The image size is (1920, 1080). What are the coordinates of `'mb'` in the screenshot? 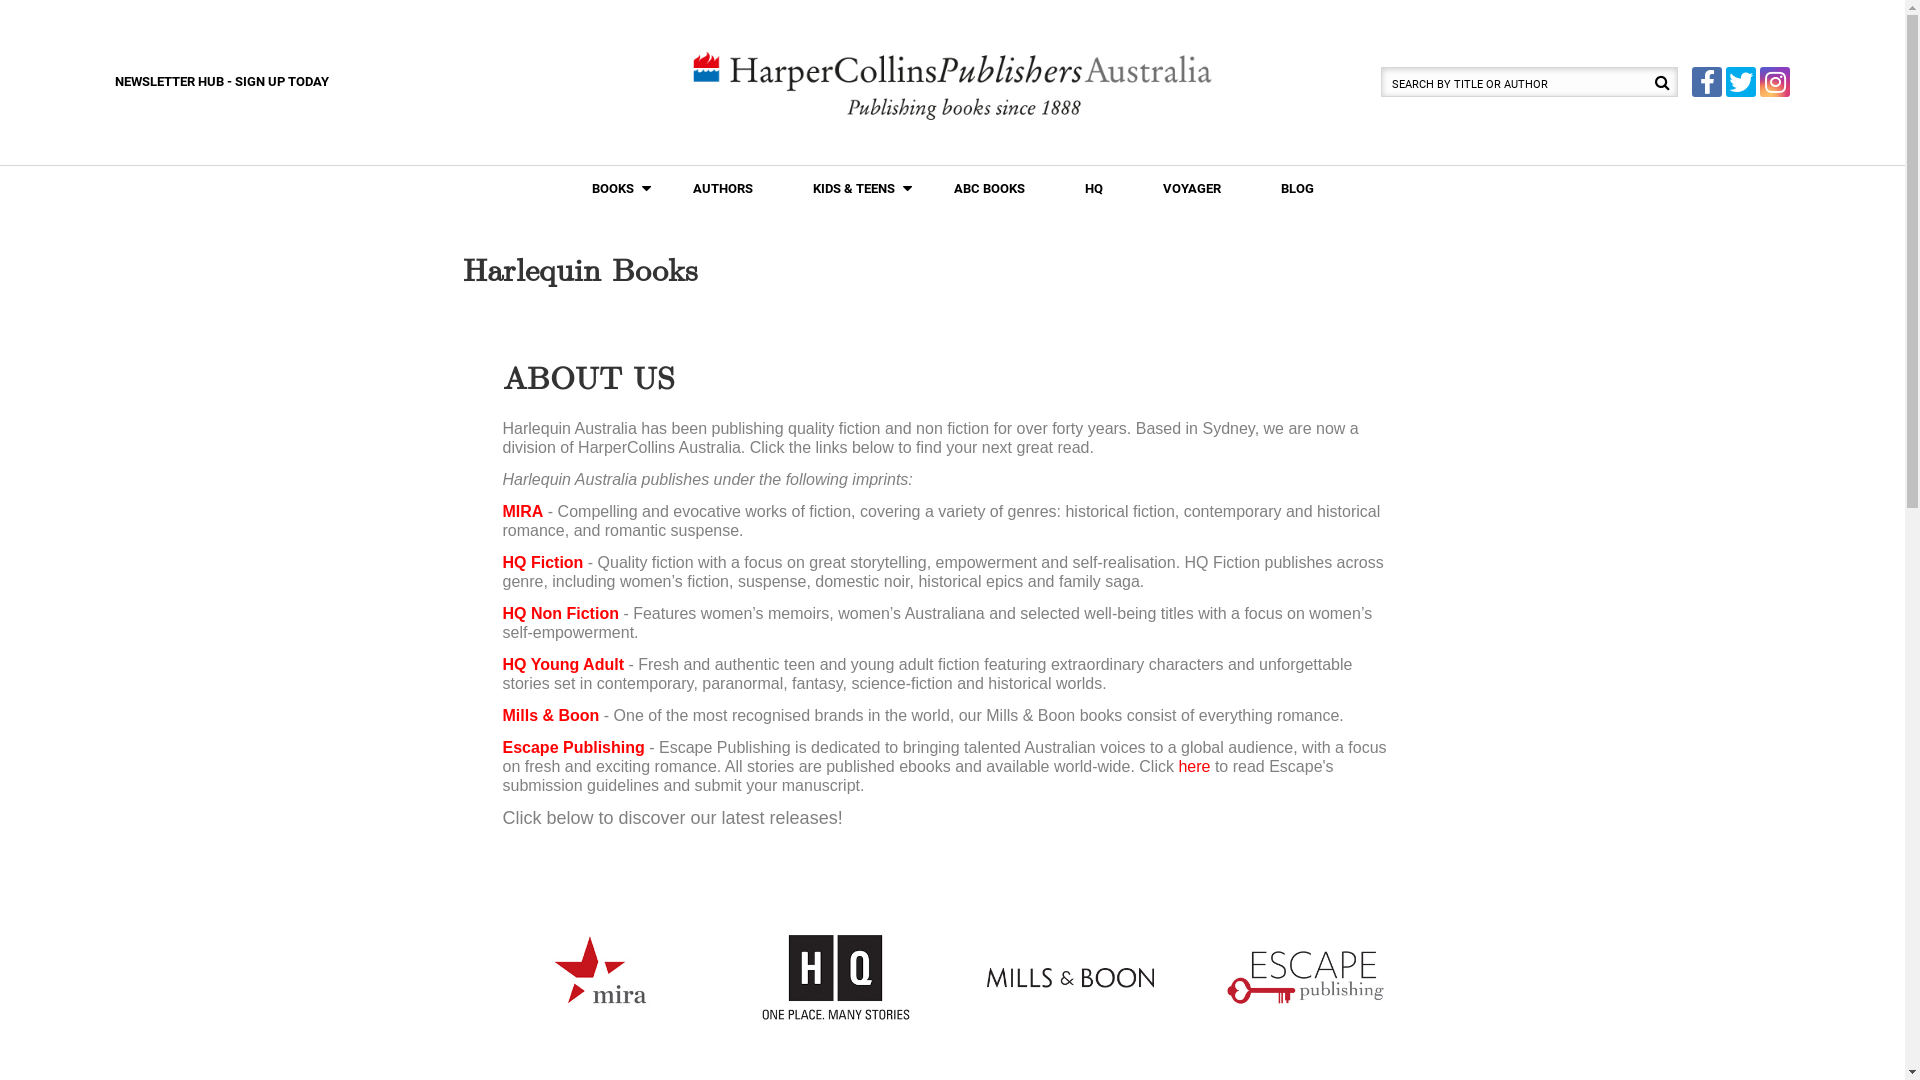 It's located at (1068, 976).